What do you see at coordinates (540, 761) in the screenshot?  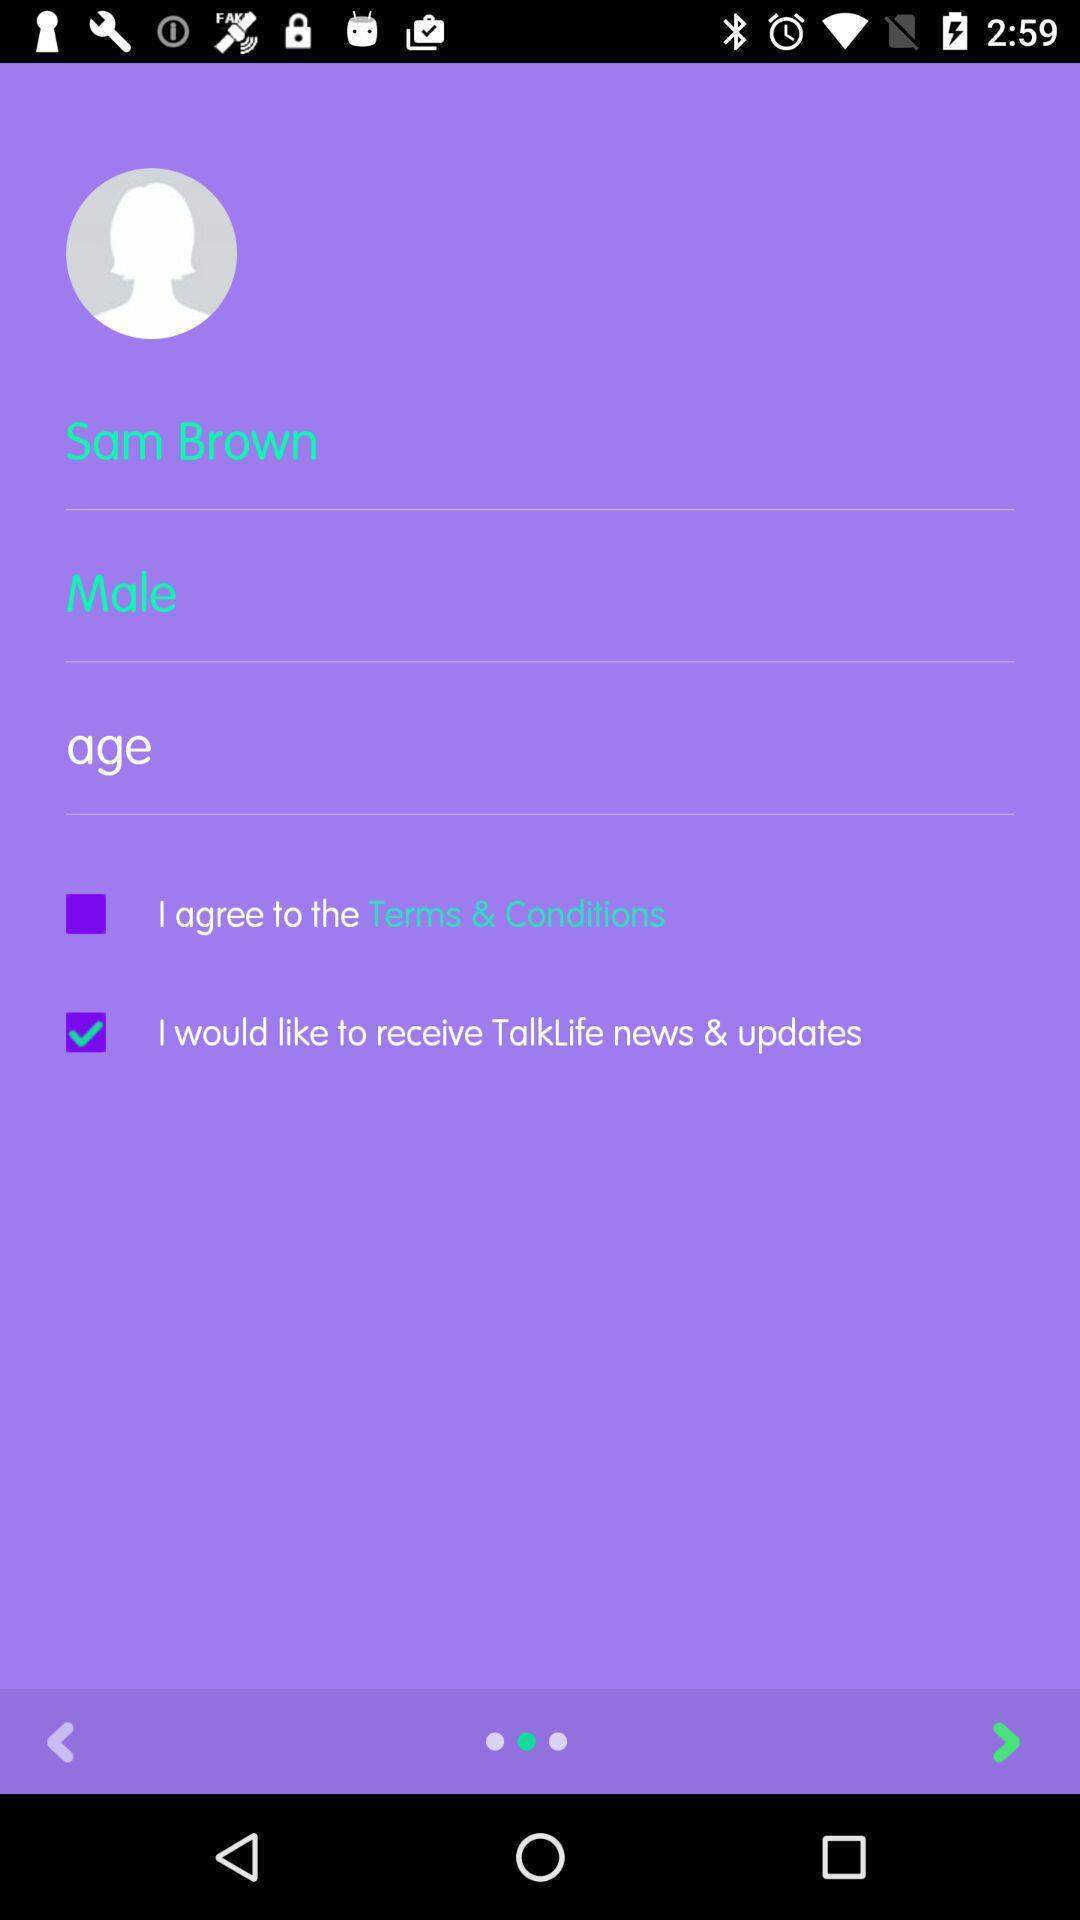 I see `the icon below the male` at bounding box center [540, 761].